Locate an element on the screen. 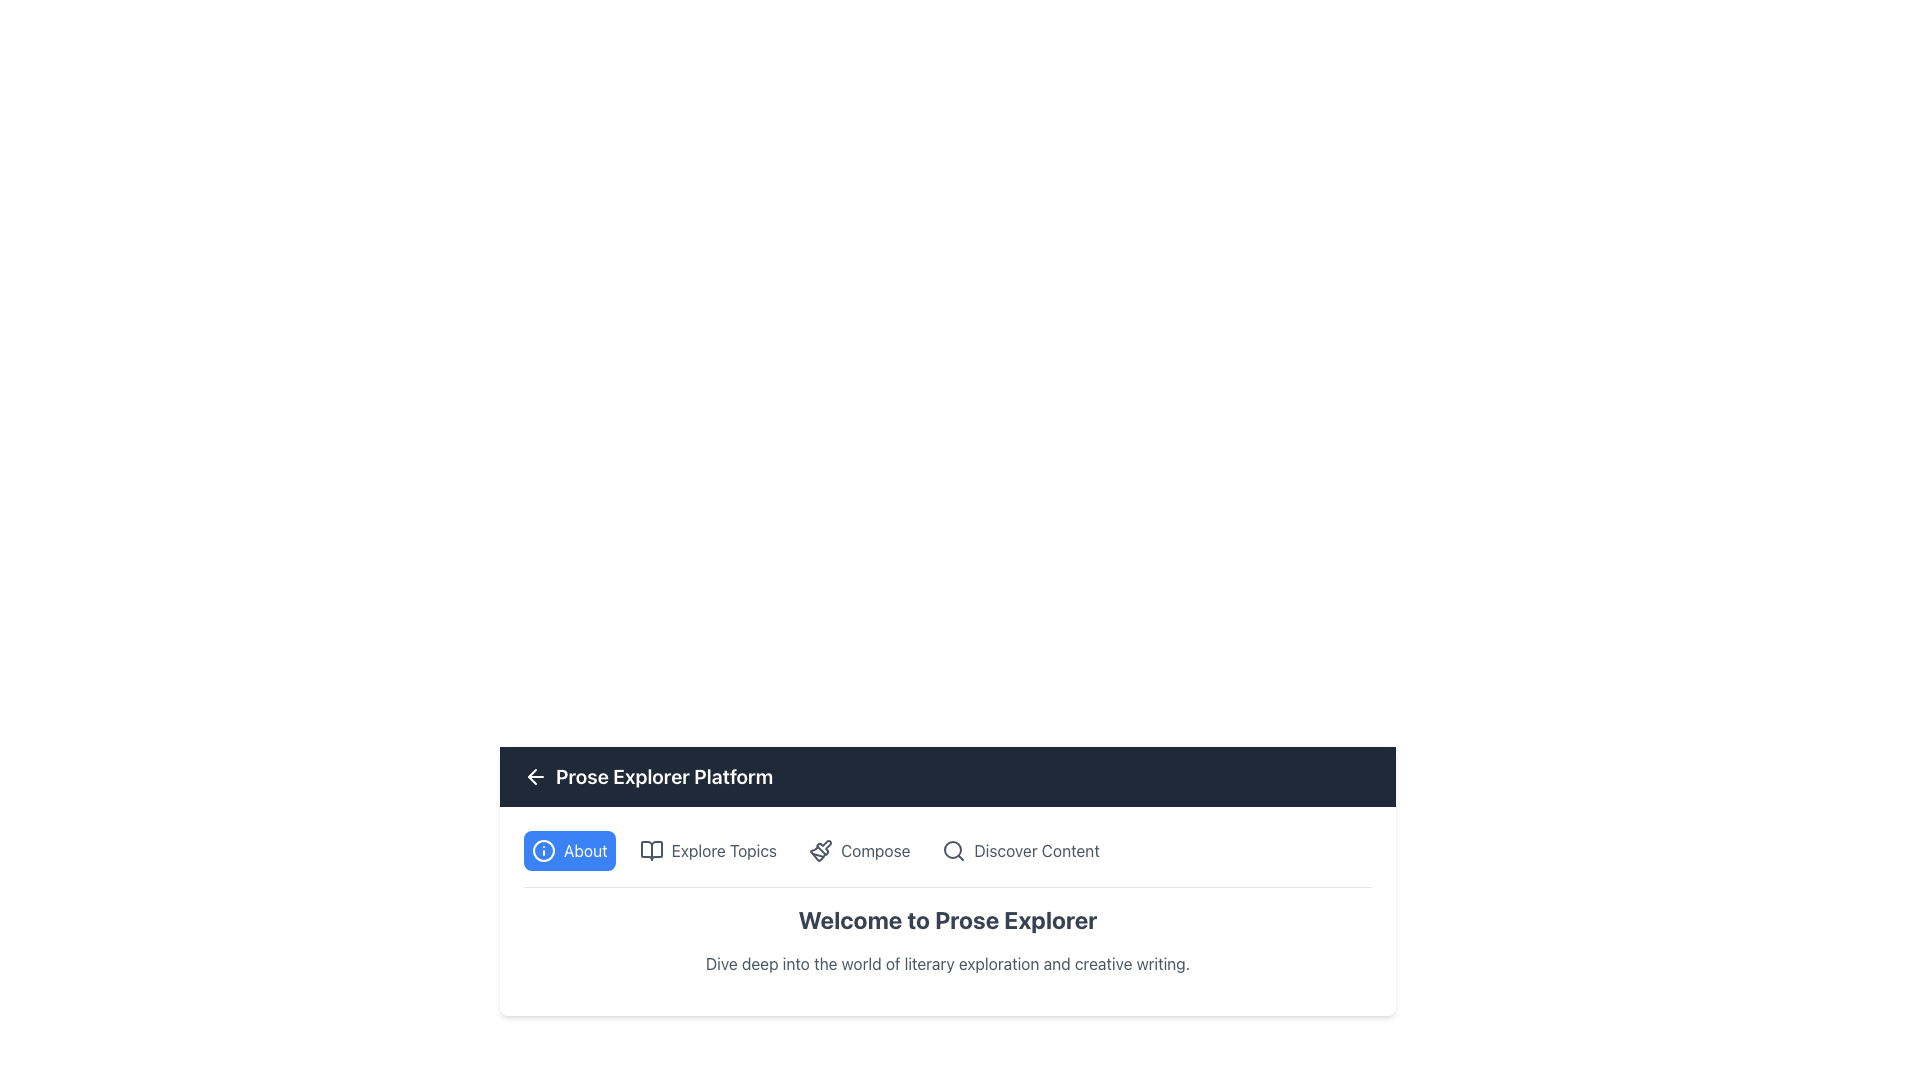  the static text label 'Prose Explorer Platform', which is displayed in a bold white font against a dark background, positioned to the right of a navigation arrow icon in a header-like section is located at coordinates (664, 775).